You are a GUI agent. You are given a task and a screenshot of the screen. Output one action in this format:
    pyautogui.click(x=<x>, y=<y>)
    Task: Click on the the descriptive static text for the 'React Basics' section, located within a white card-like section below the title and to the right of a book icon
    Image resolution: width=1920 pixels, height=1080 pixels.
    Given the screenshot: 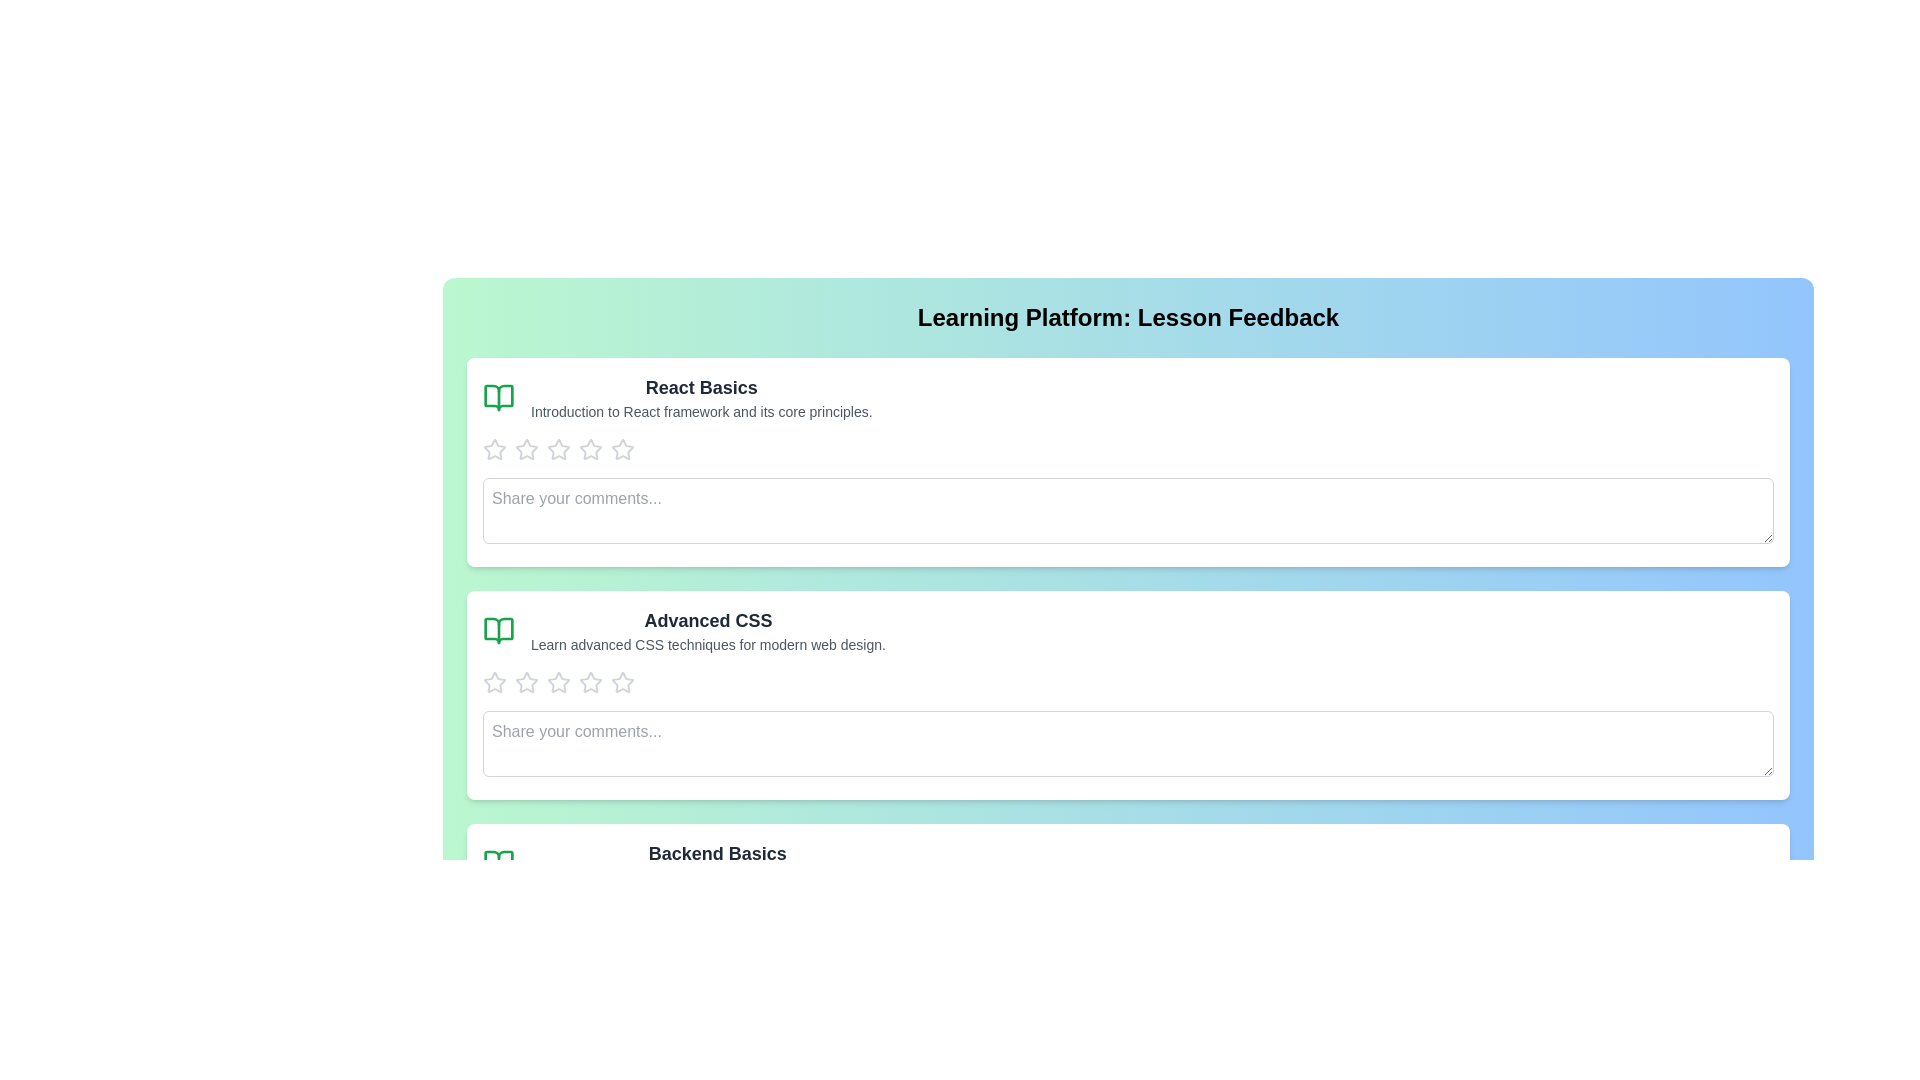 What is the action you would take?
    pyautogui.click(x=701, y=411)
    